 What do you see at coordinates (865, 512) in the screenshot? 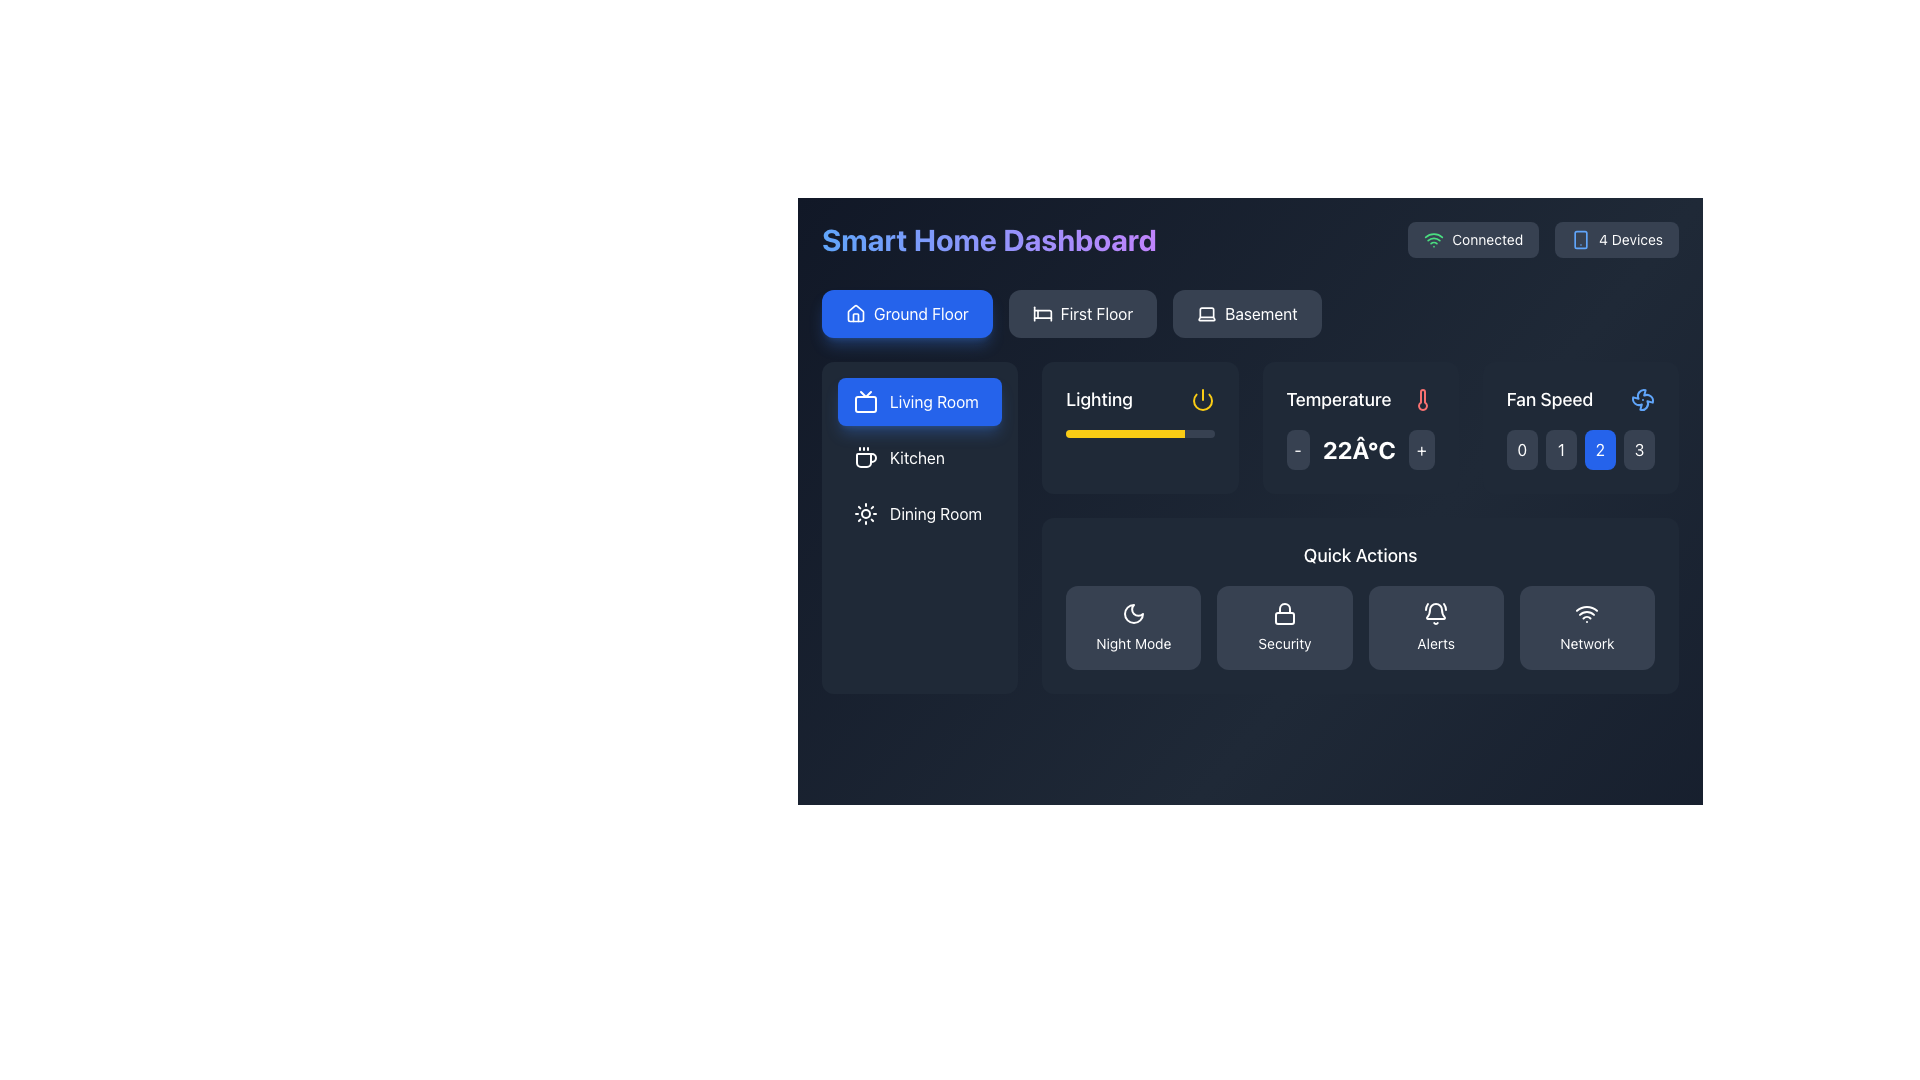
I see `the sun-shaped icon representing the 'Dining Room' option in the left-side navigation panel` at bounding box center [865, 512].